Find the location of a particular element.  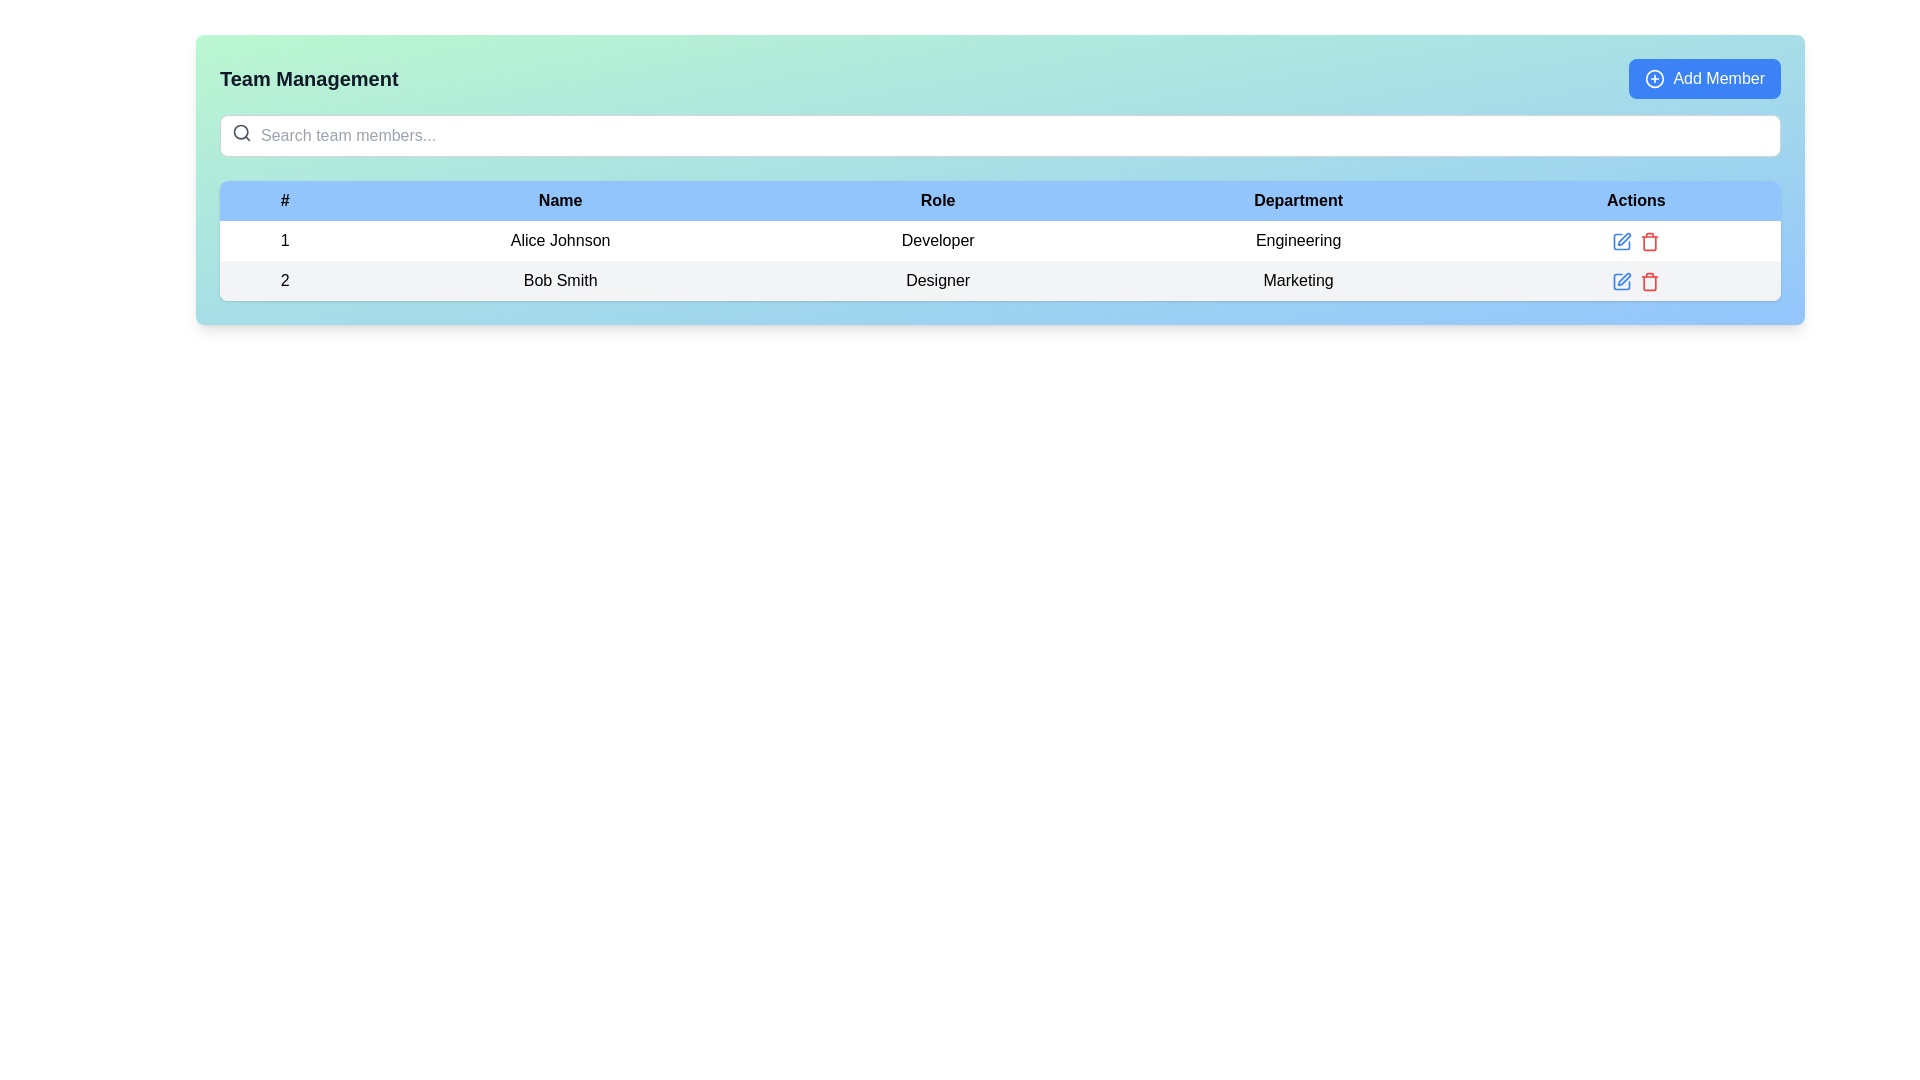

the 'Department' header text label located in the fourth column of the table, positioned between 'Role' and 'Actions' is located at coordinates (1298, 200).